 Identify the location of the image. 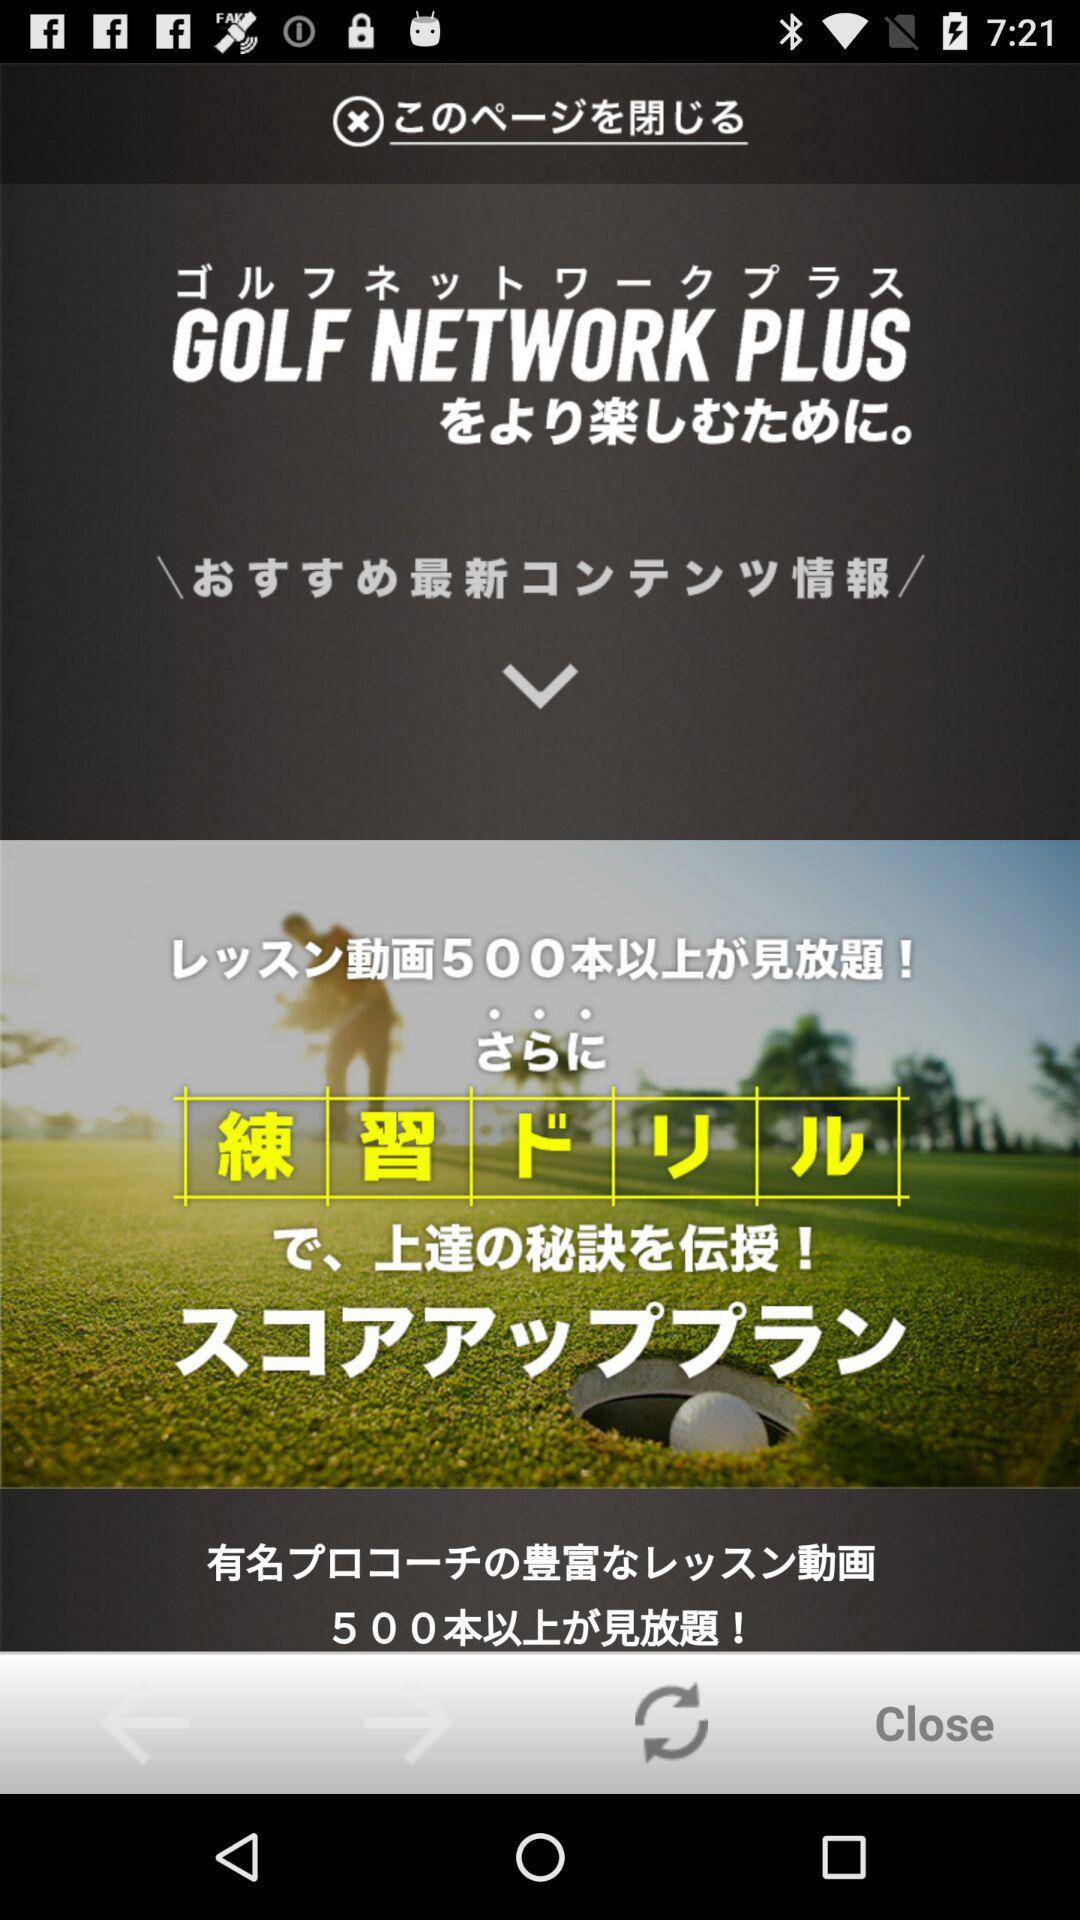
(540, 857).